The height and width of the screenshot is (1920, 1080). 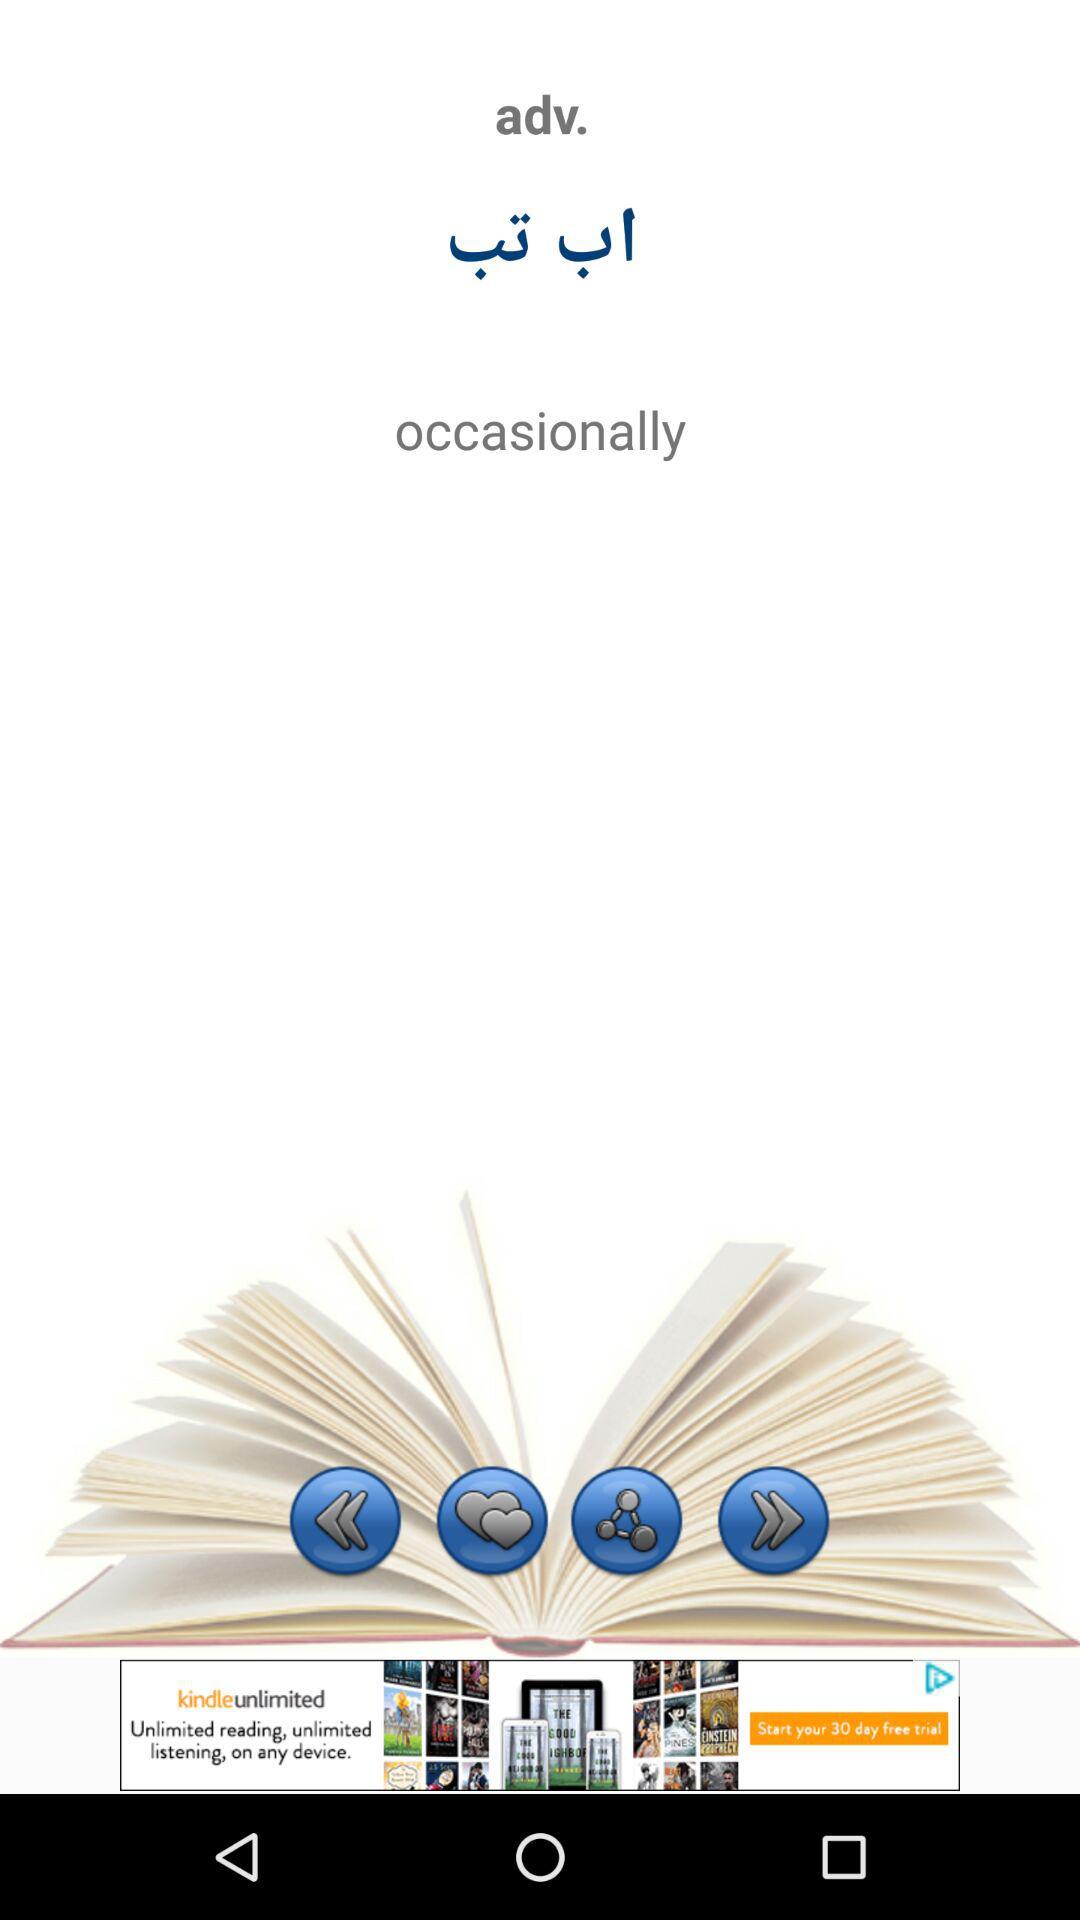 What do you see at coordinates (344, 1522) in the screenshot?
I see `go back` at bounding box center [344, 1522].